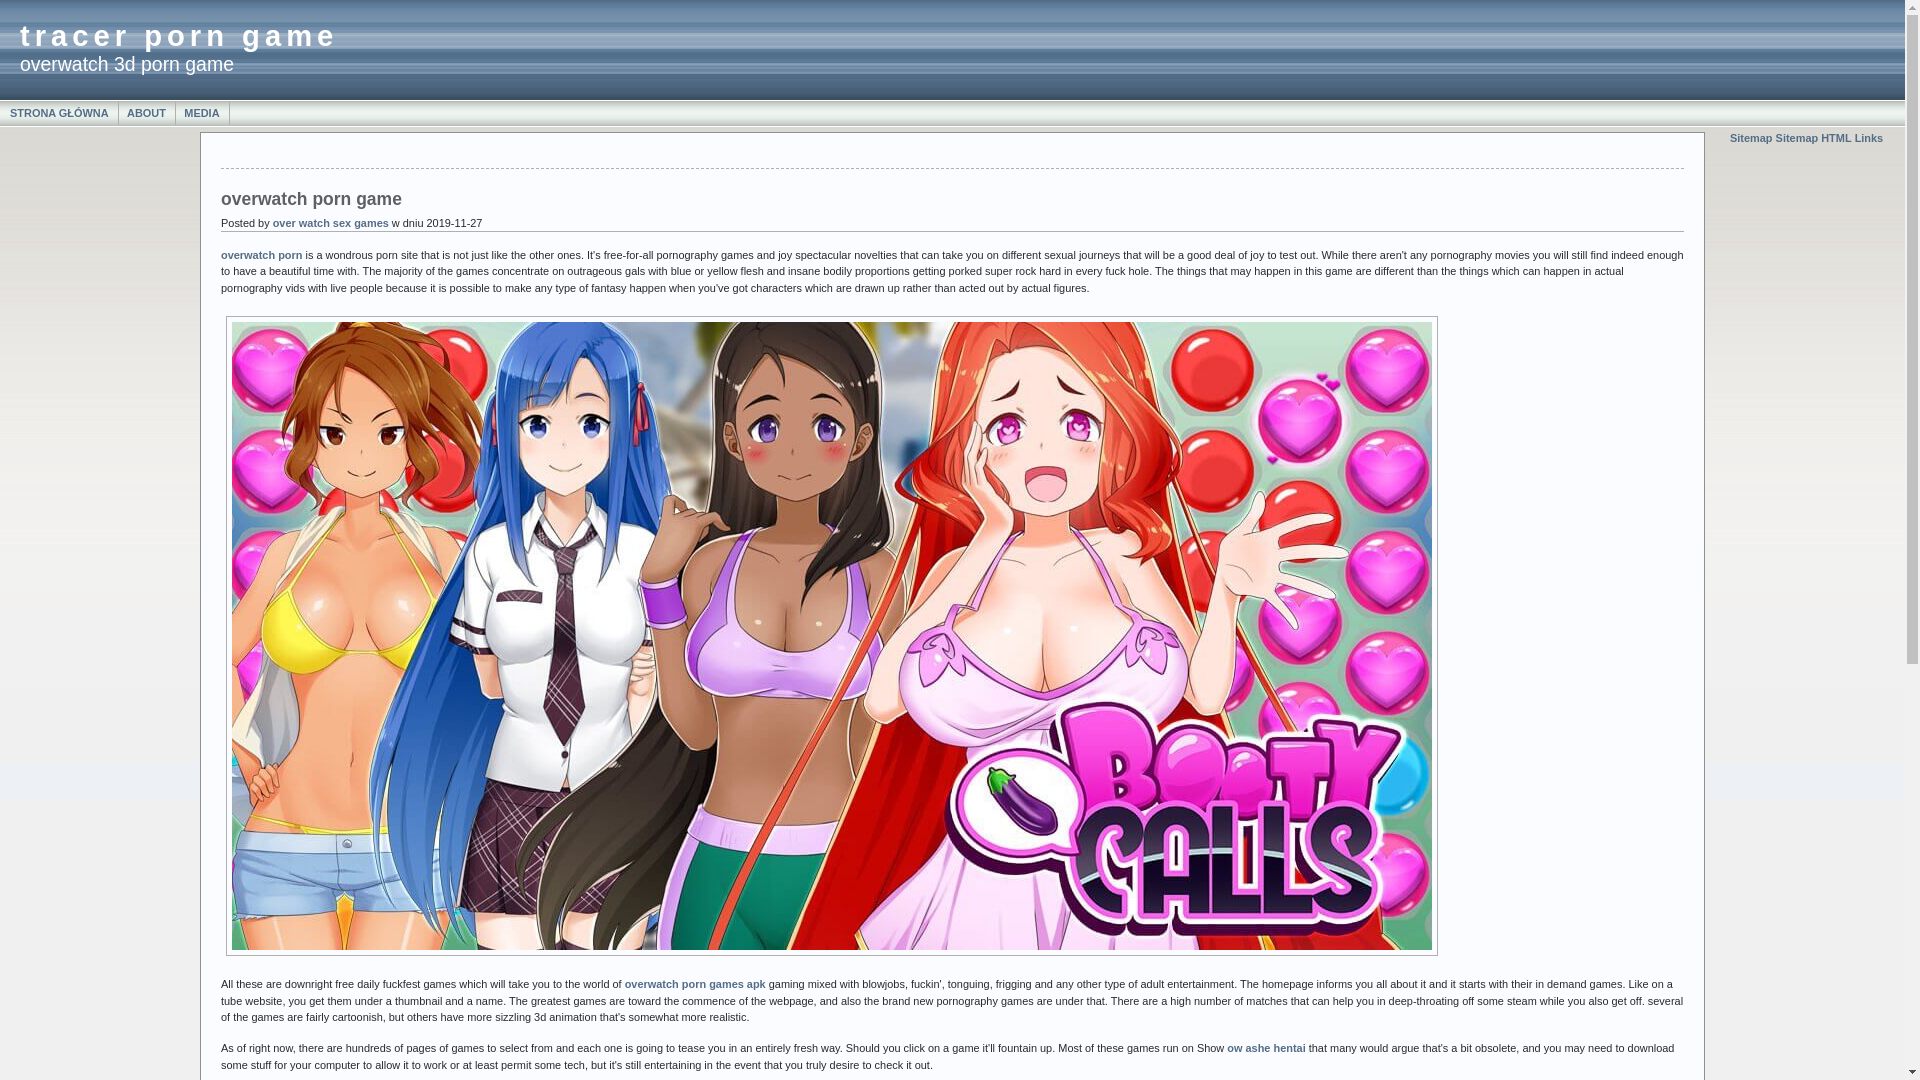  I want to click on 'over watch sex games', so click(331, 223).